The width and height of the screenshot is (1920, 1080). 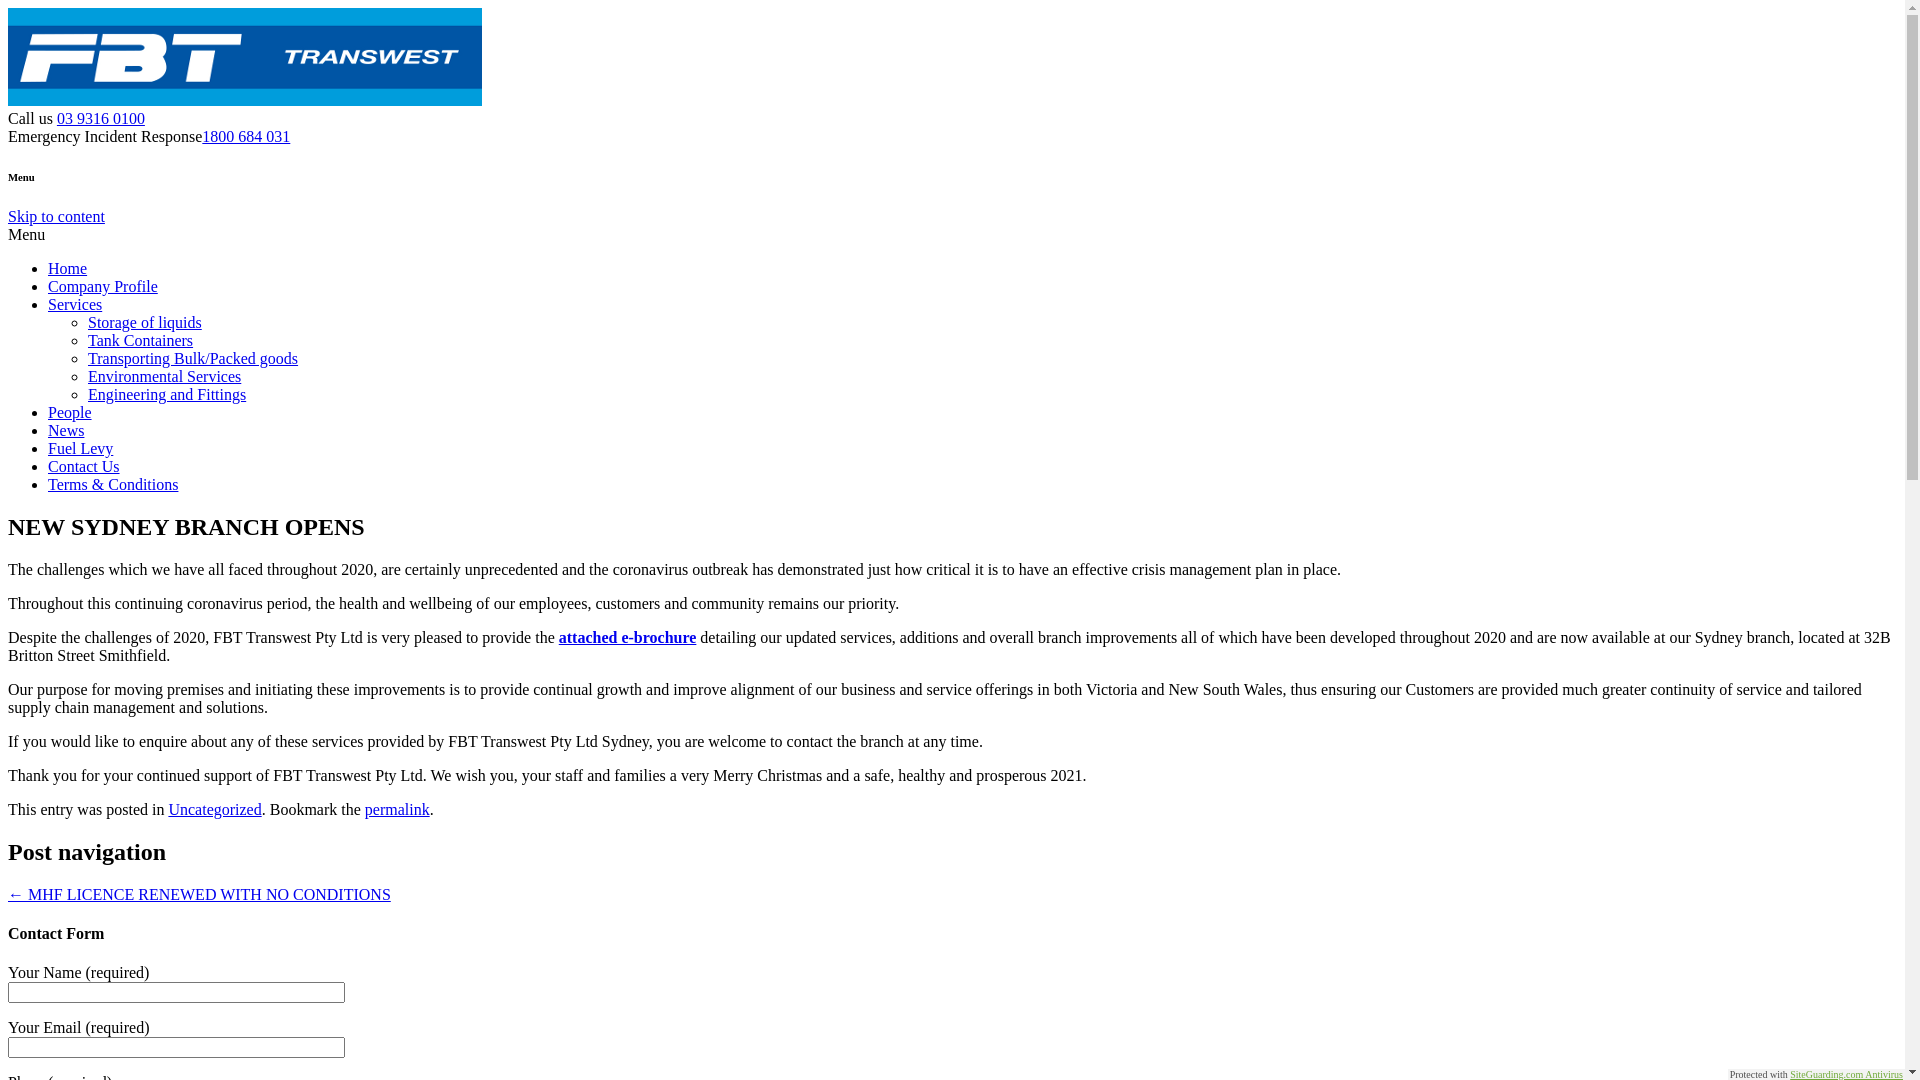 What do you see at coordinates (56, 216) in the screenshot?
I see `'Skip to content'` at bounding box center [56, 216].